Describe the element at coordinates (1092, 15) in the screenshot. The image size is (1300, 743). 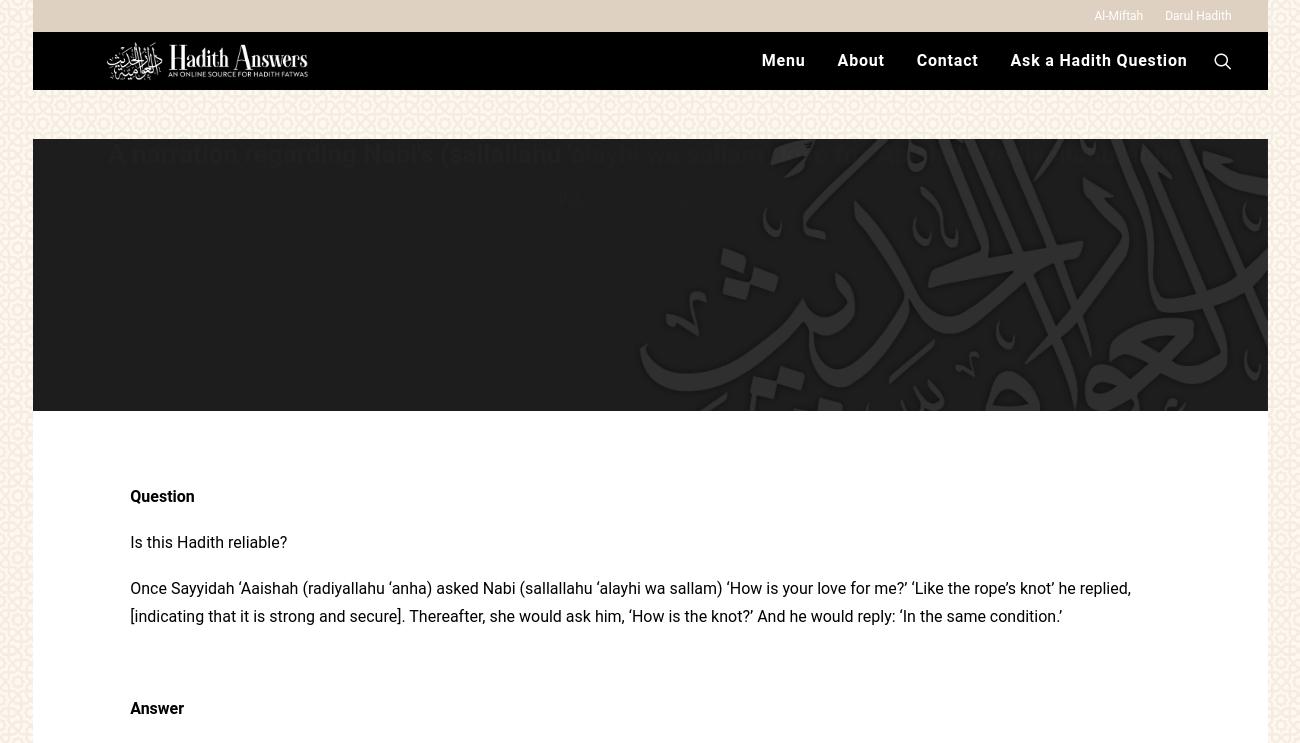
I see `'Al-Miftah'` at that location.